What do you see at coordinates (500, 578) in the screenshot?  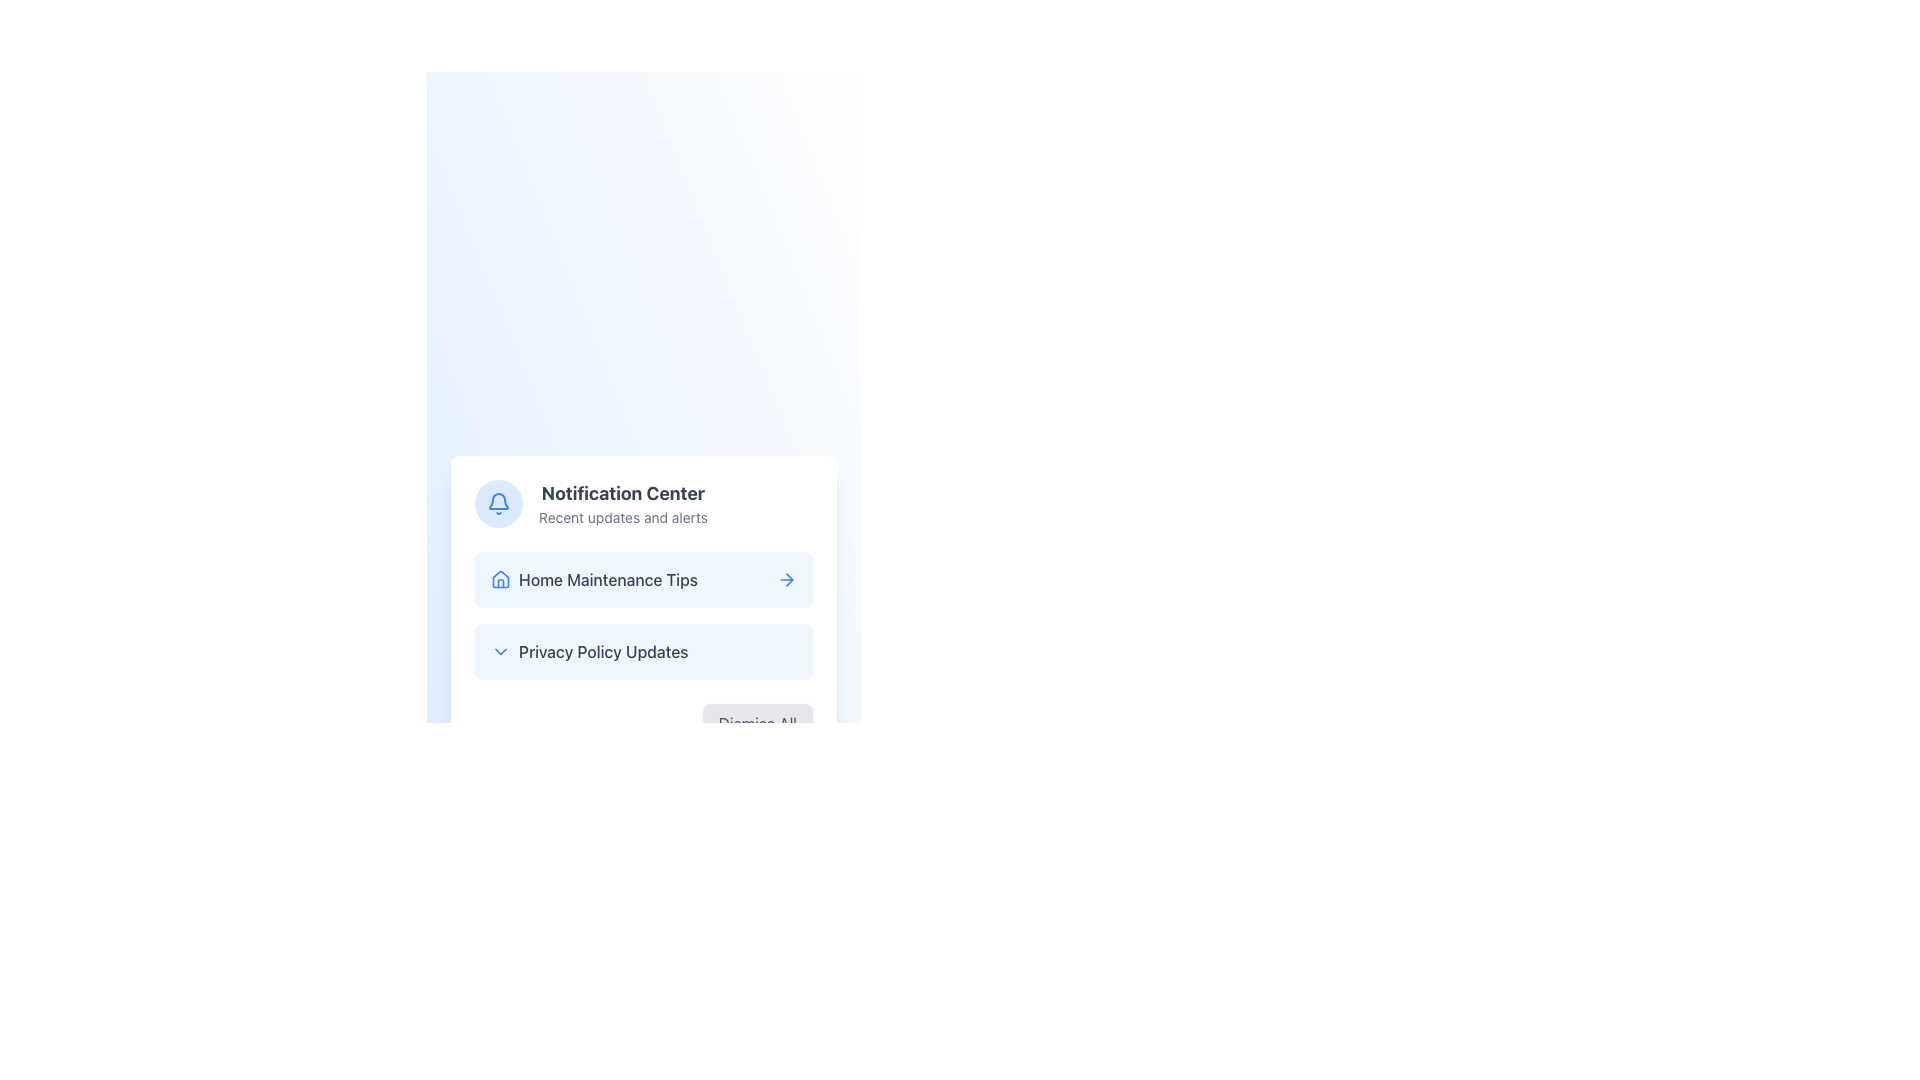 I see `the home maintenance tips icon within the notification entry titled 'Home Maintenance Tips' in the Notification Center` at bounding box center [500, 578].